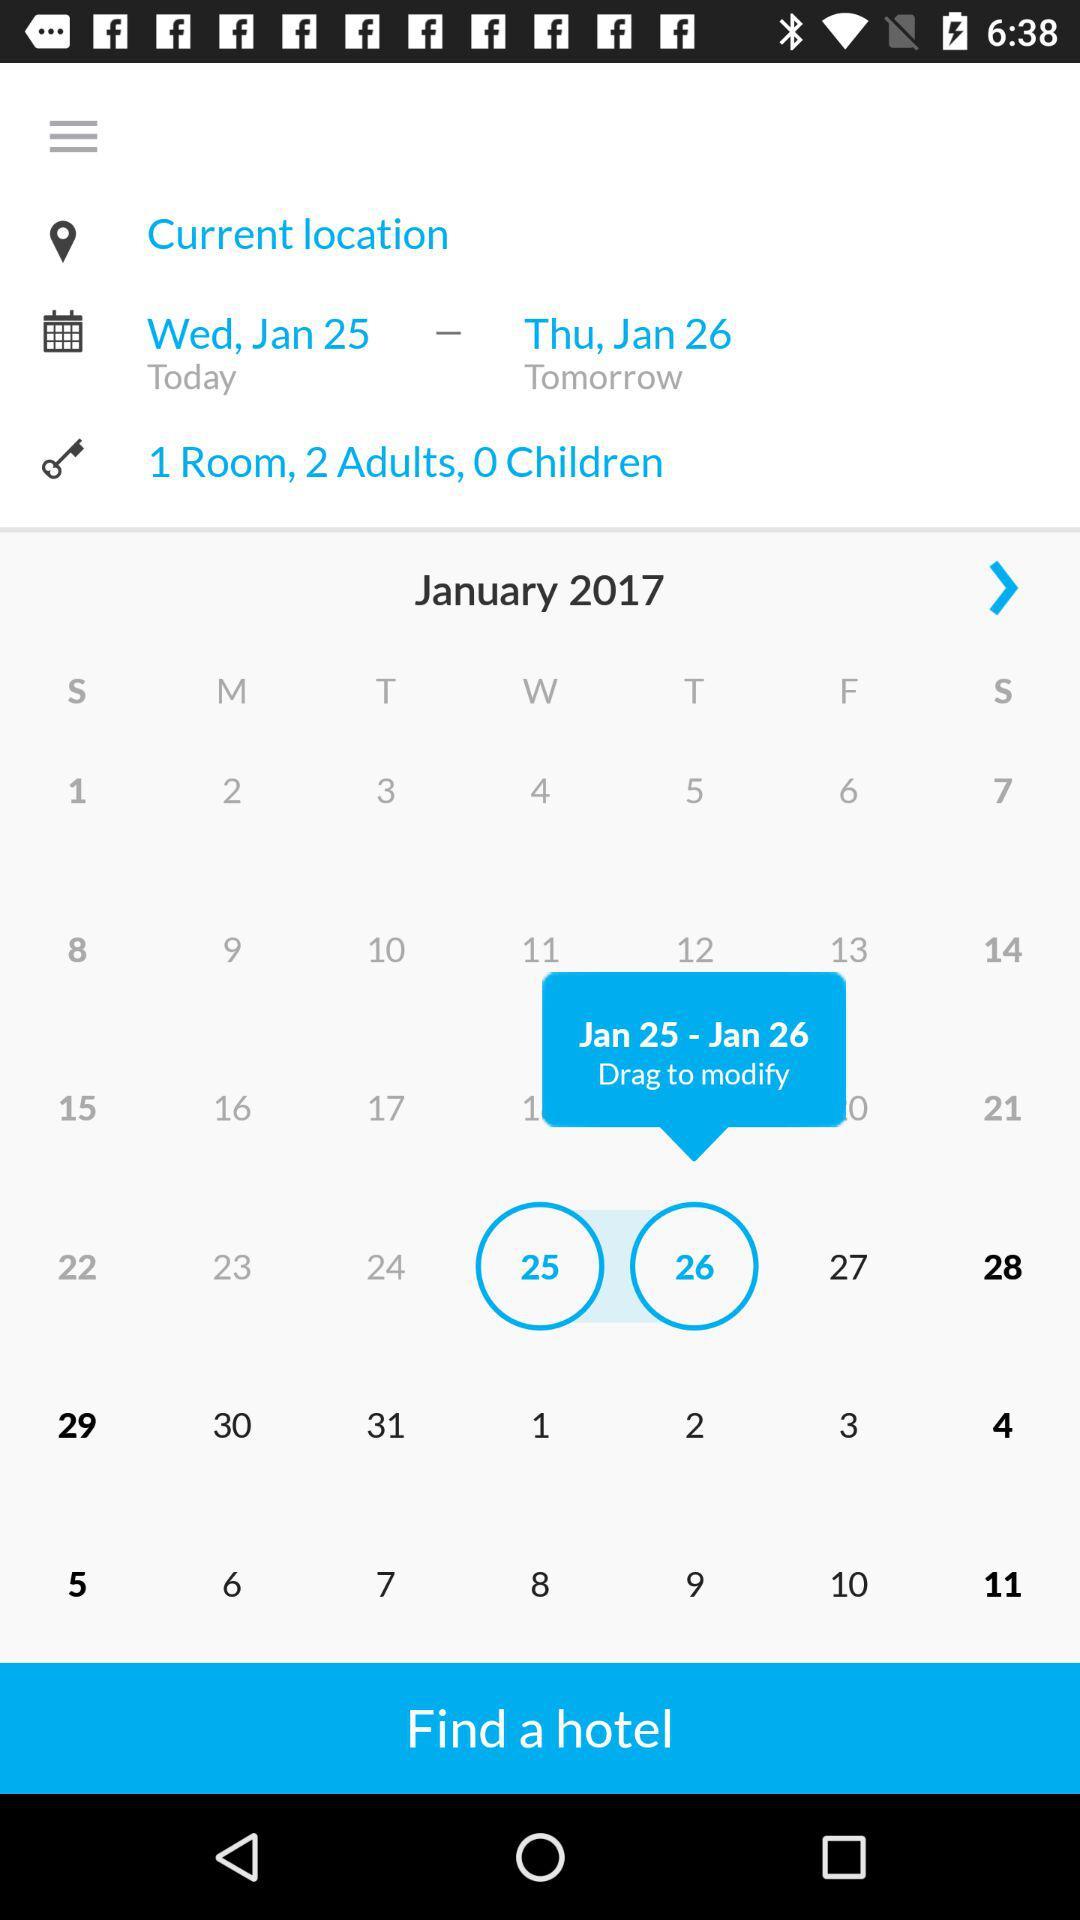 The image size is (1080, 1920). What do you see at coordinates (383, 1703) in the screenshot?
I see `on the text find a hotel` at bounding box center [383, 1703].